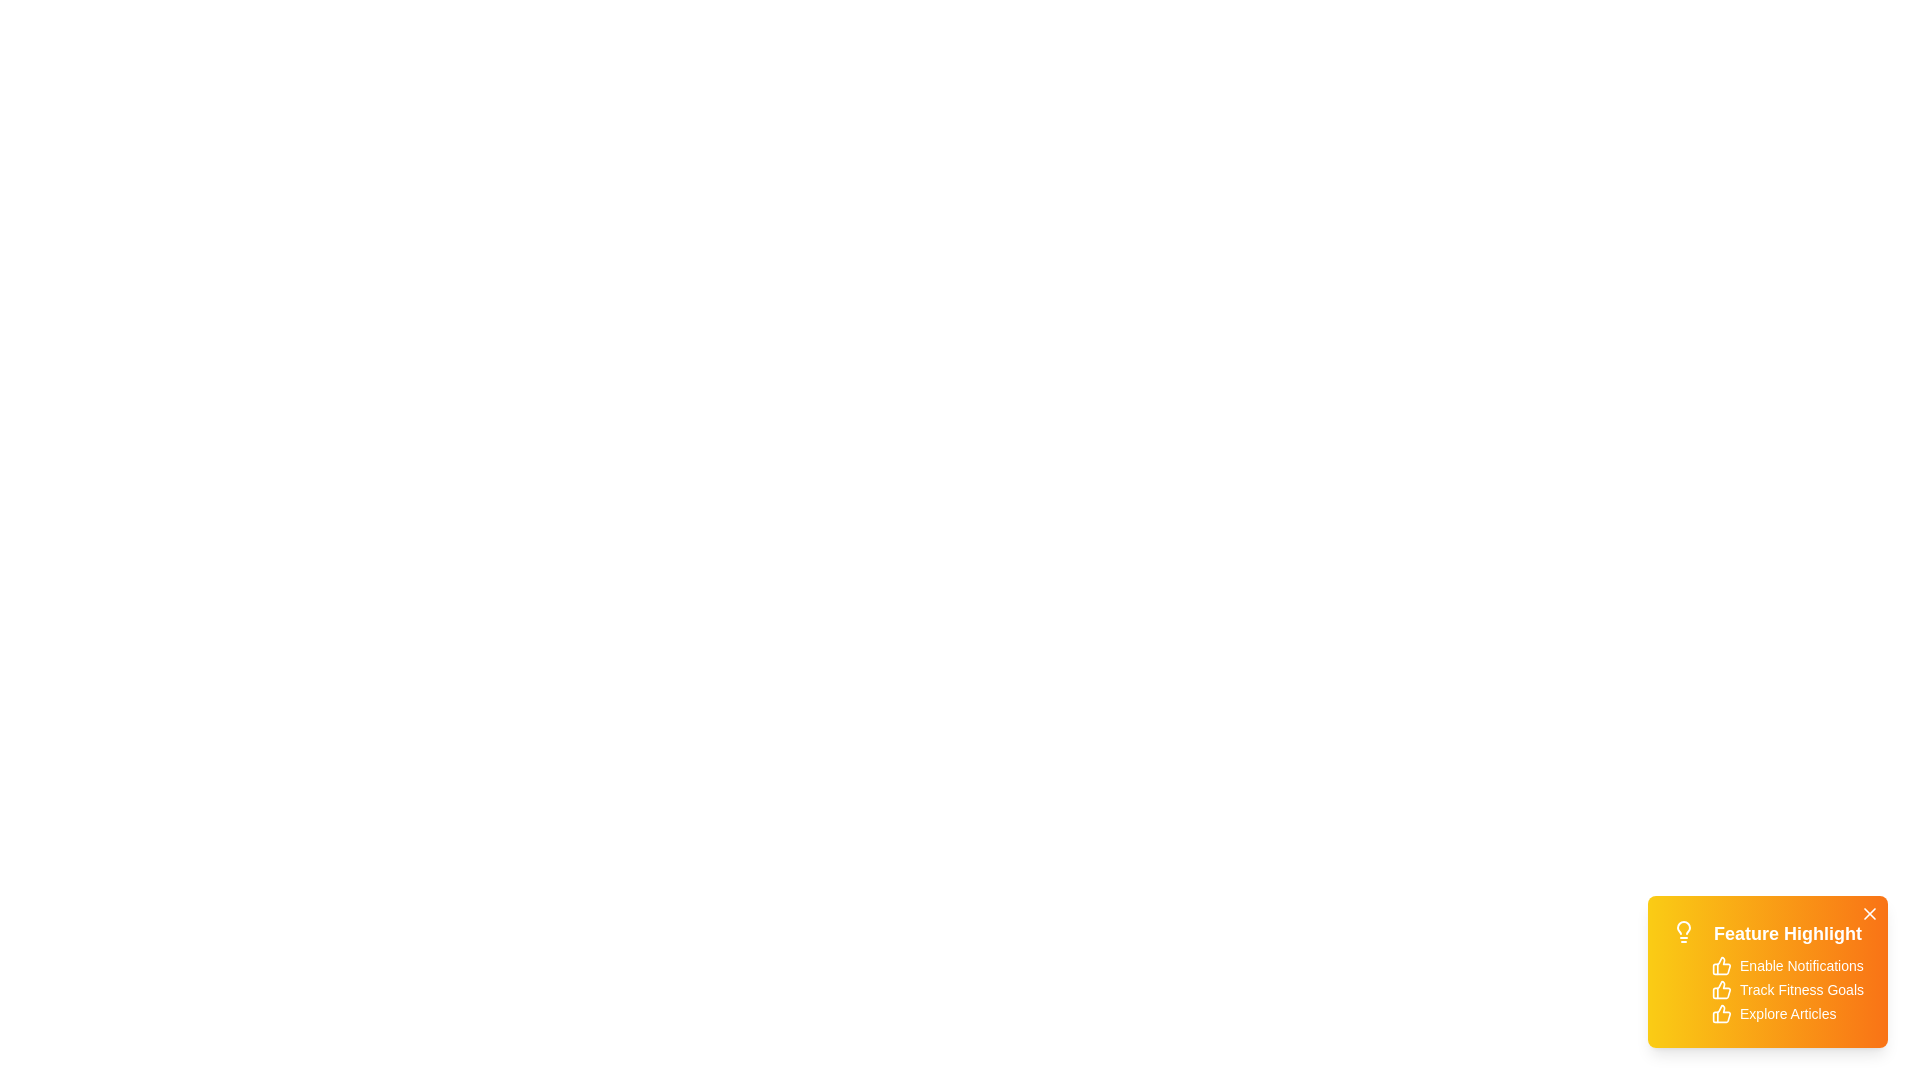 The height and width of the screenshot is (1080, 1920). Describe the element at coordinates (1721, 964) in the screenshot. I see `the suggestion Enable Notifications to view its tooltip or effect` at that location.